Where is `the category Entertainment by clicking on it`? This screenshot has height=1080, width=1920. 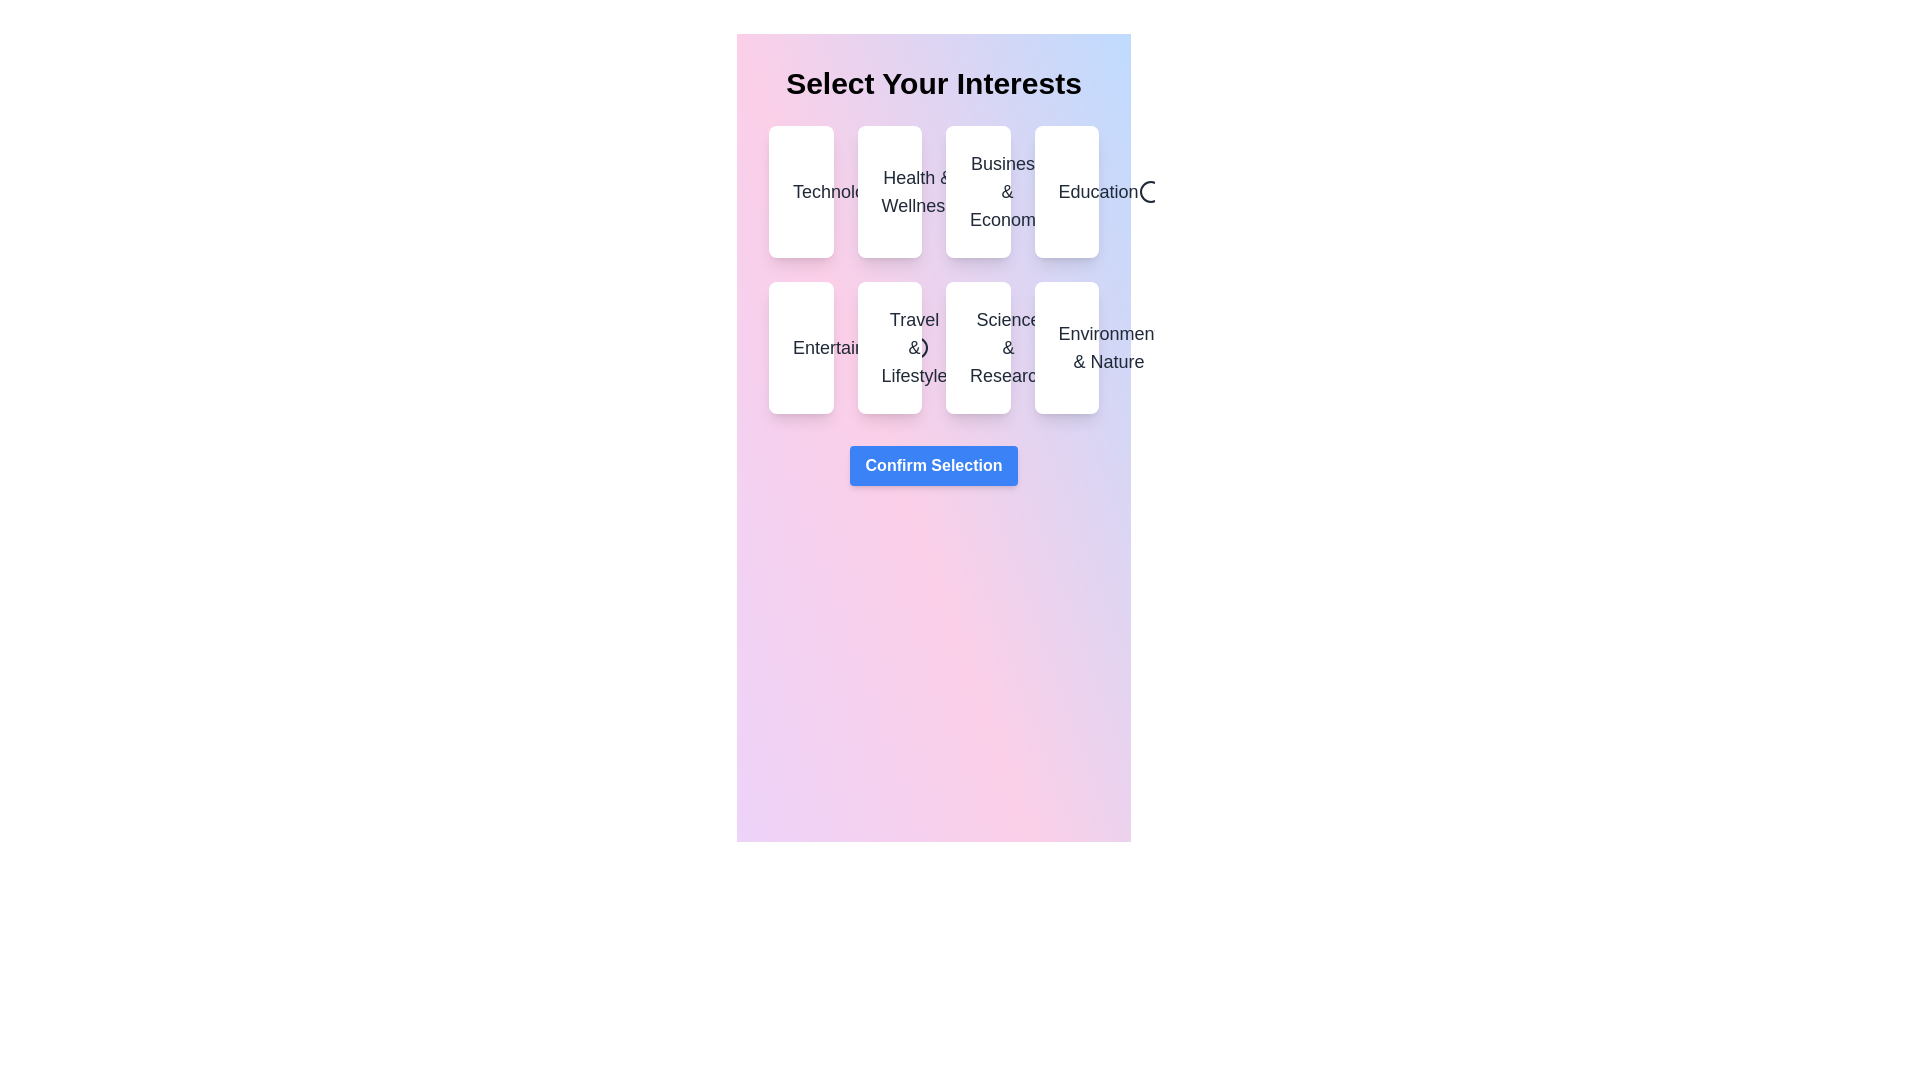
the category Entertainment by clicking on it is located at coordinates (801, 346).